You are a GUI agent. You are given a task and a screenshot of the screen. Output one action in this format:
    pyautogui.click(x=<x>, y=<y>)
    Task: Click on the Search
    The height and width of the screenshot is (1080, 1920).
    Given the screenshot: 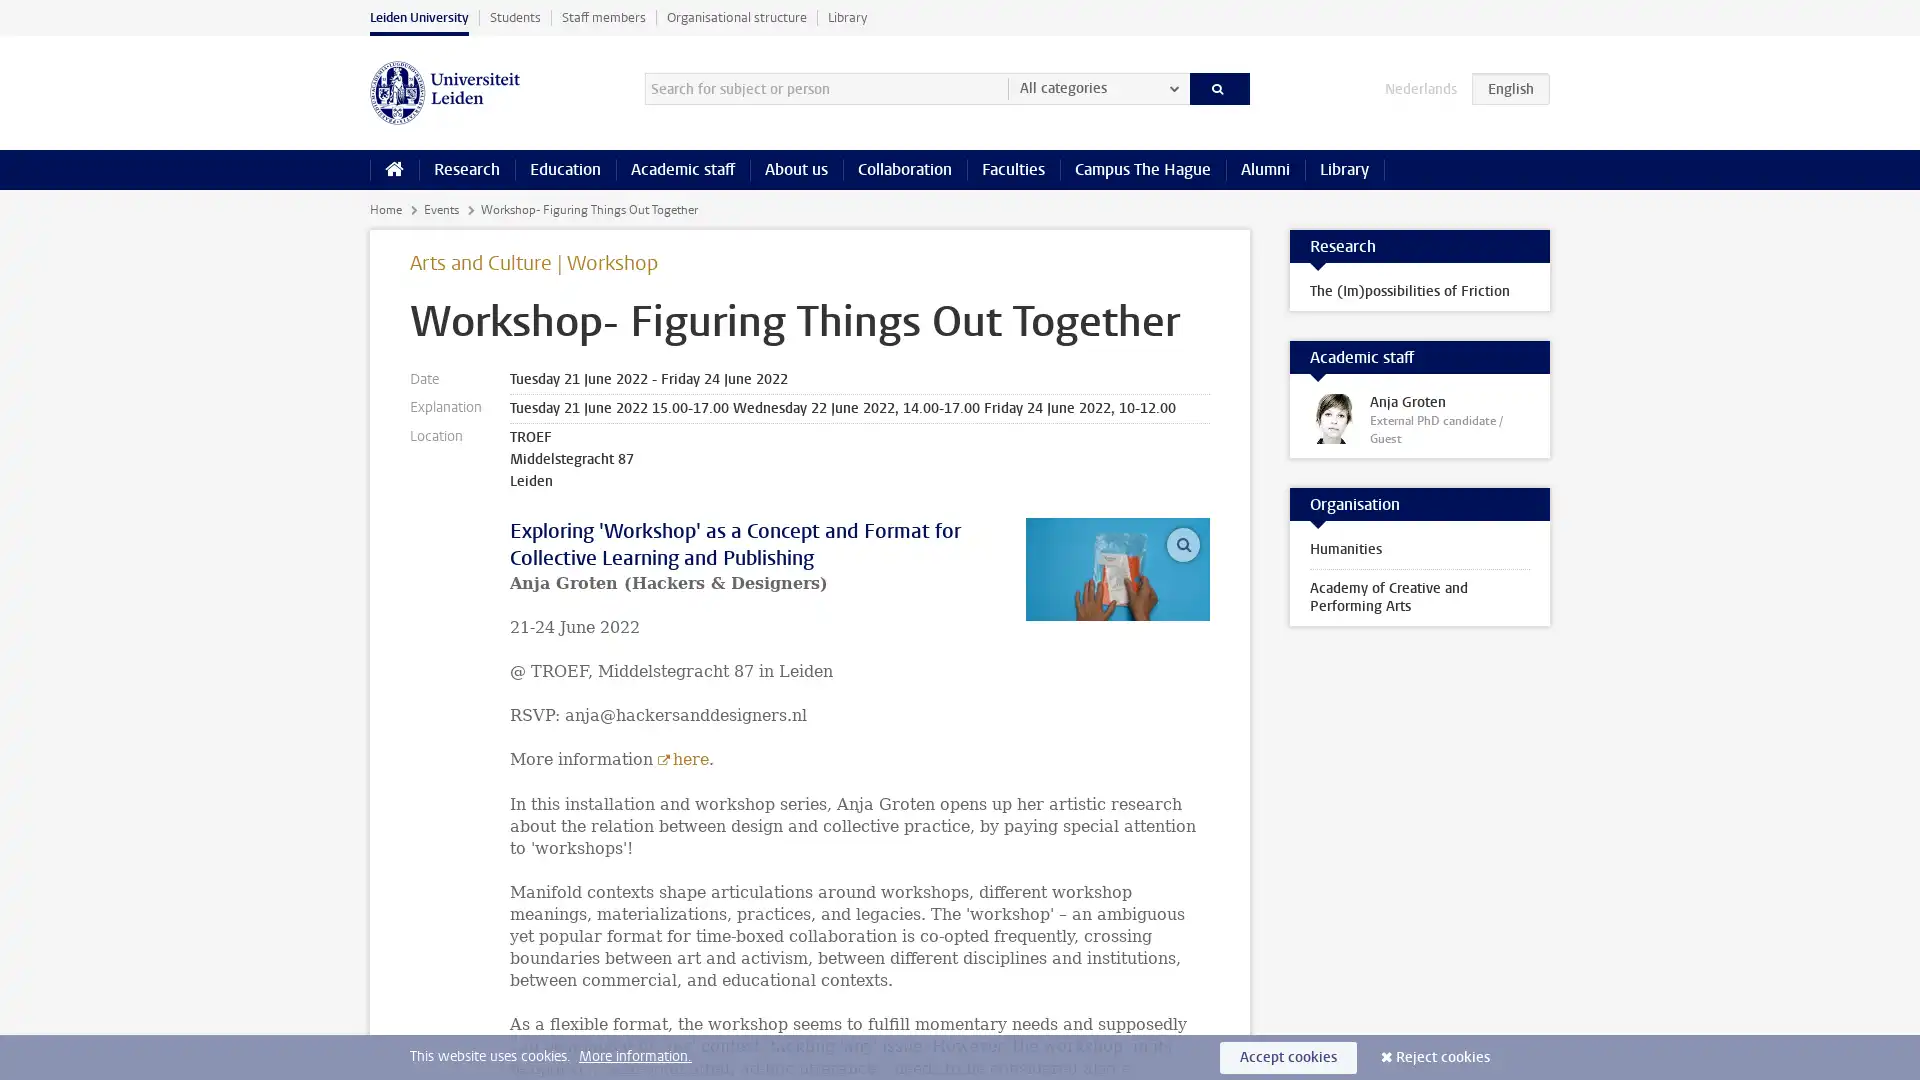 What is the action you would take?
    pyautogui.click(x=1218, y=87)
    